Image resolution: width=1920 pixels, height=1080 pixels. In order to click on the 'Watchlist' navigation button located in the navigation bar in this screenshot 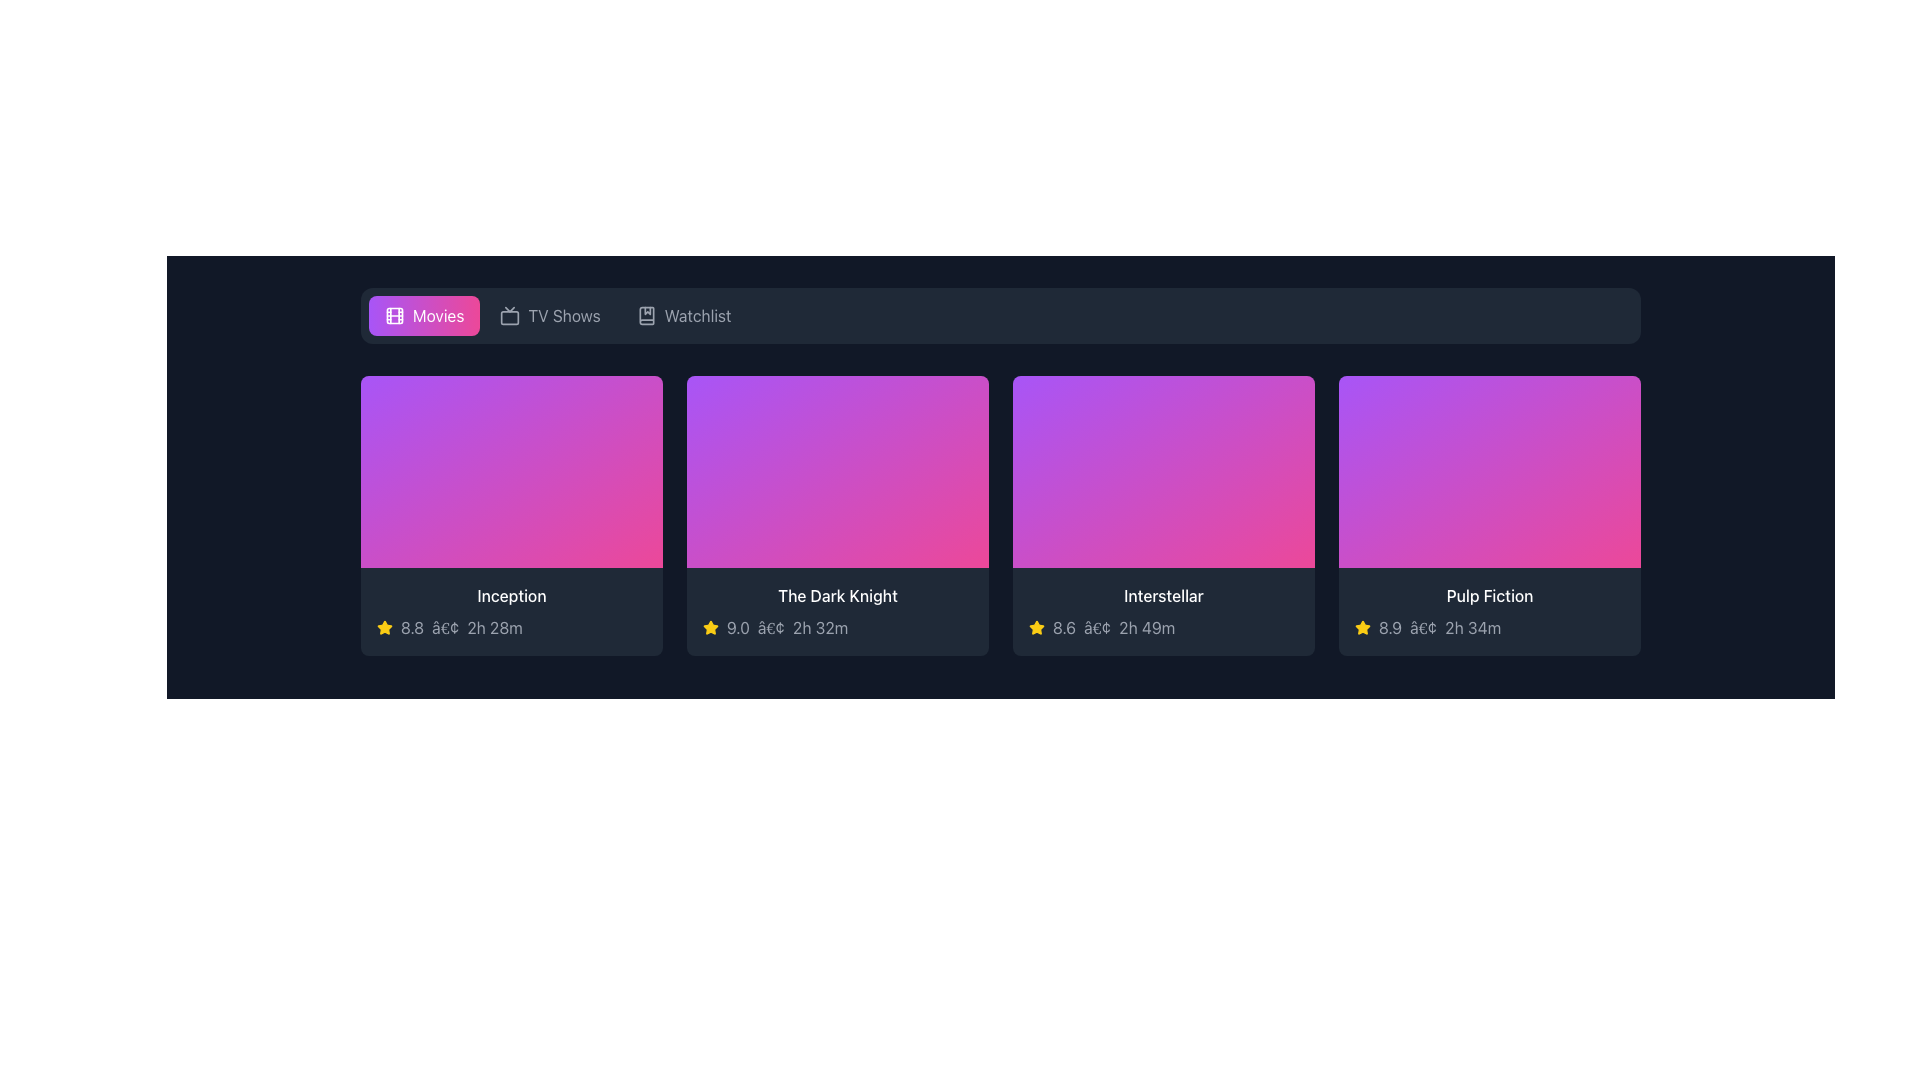, I will do `click(684, 315)`.